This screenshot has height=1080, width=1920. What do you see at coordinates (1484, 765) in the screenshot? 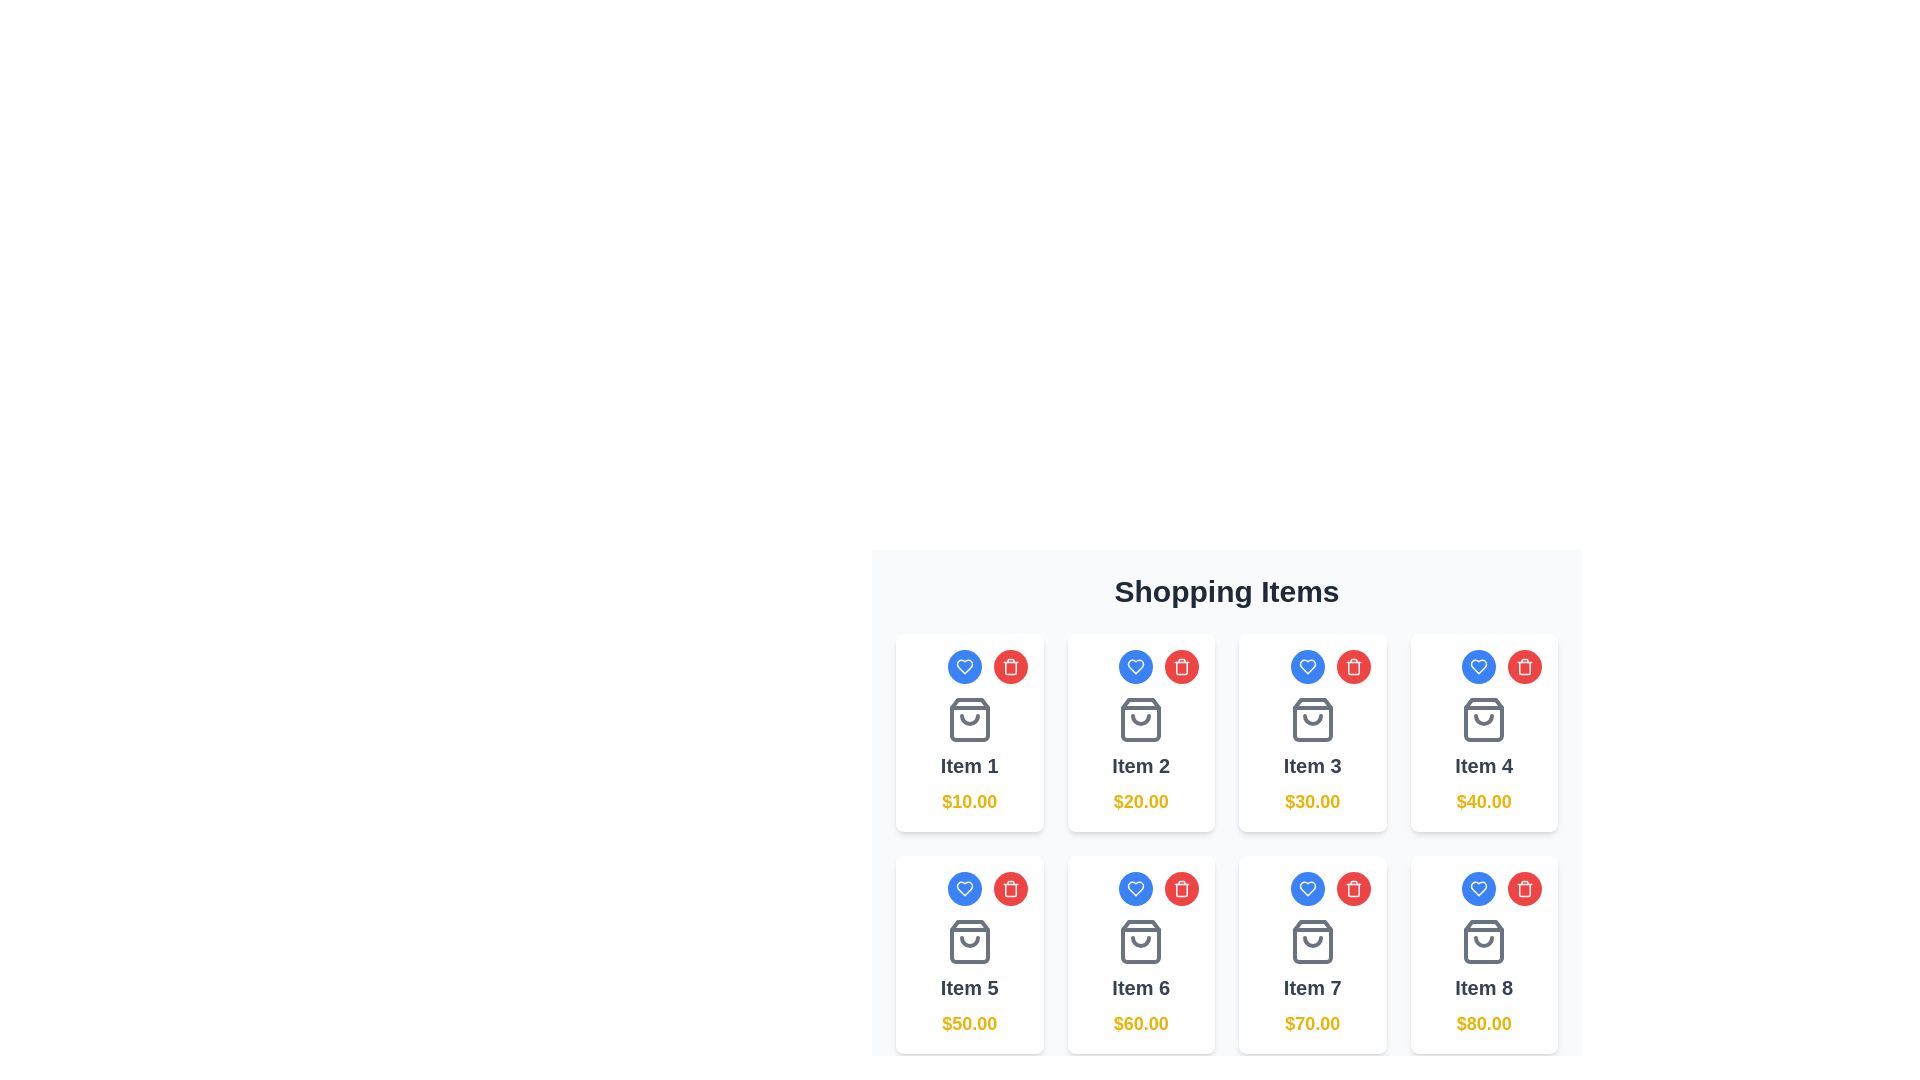
I see `text content displayed in the card for 'Item 4' priced at $40.00 located in the second row, fourth column of the grid layout` at bounding box center [1484, 765].